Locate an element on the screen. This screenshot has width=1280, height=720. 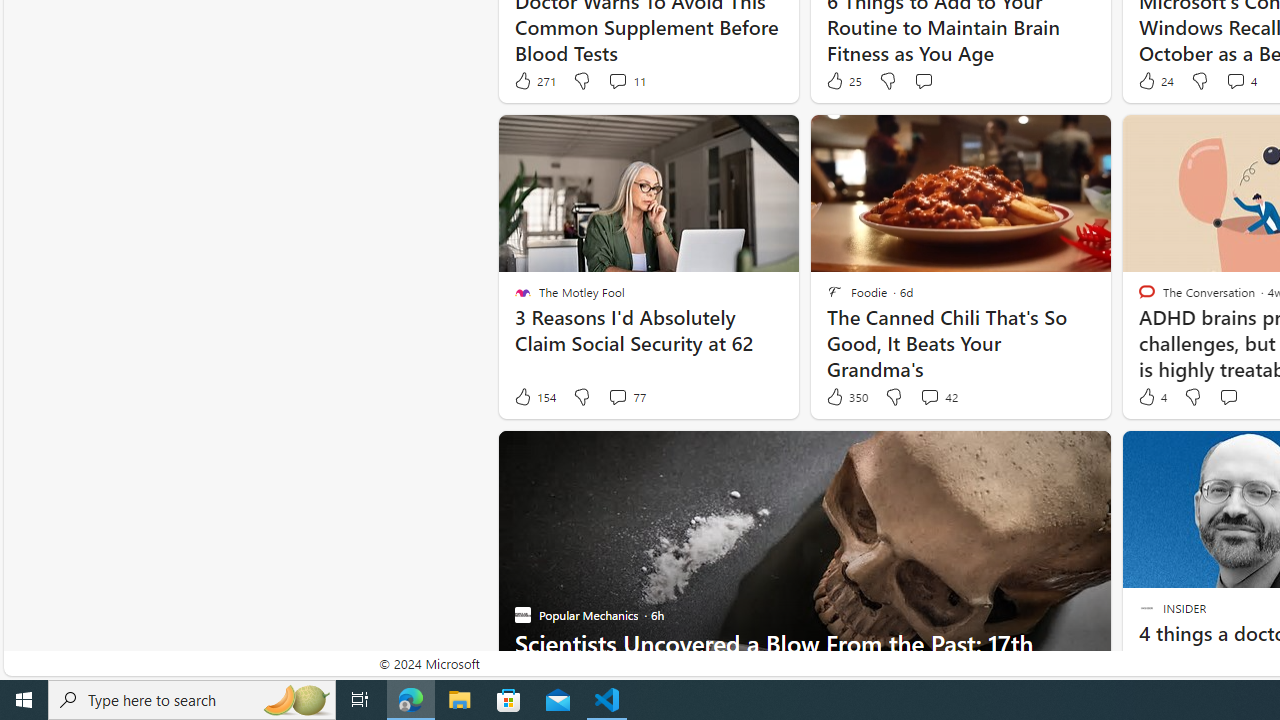
'View comments 77 Comment' is located at coordinates (616, 397).